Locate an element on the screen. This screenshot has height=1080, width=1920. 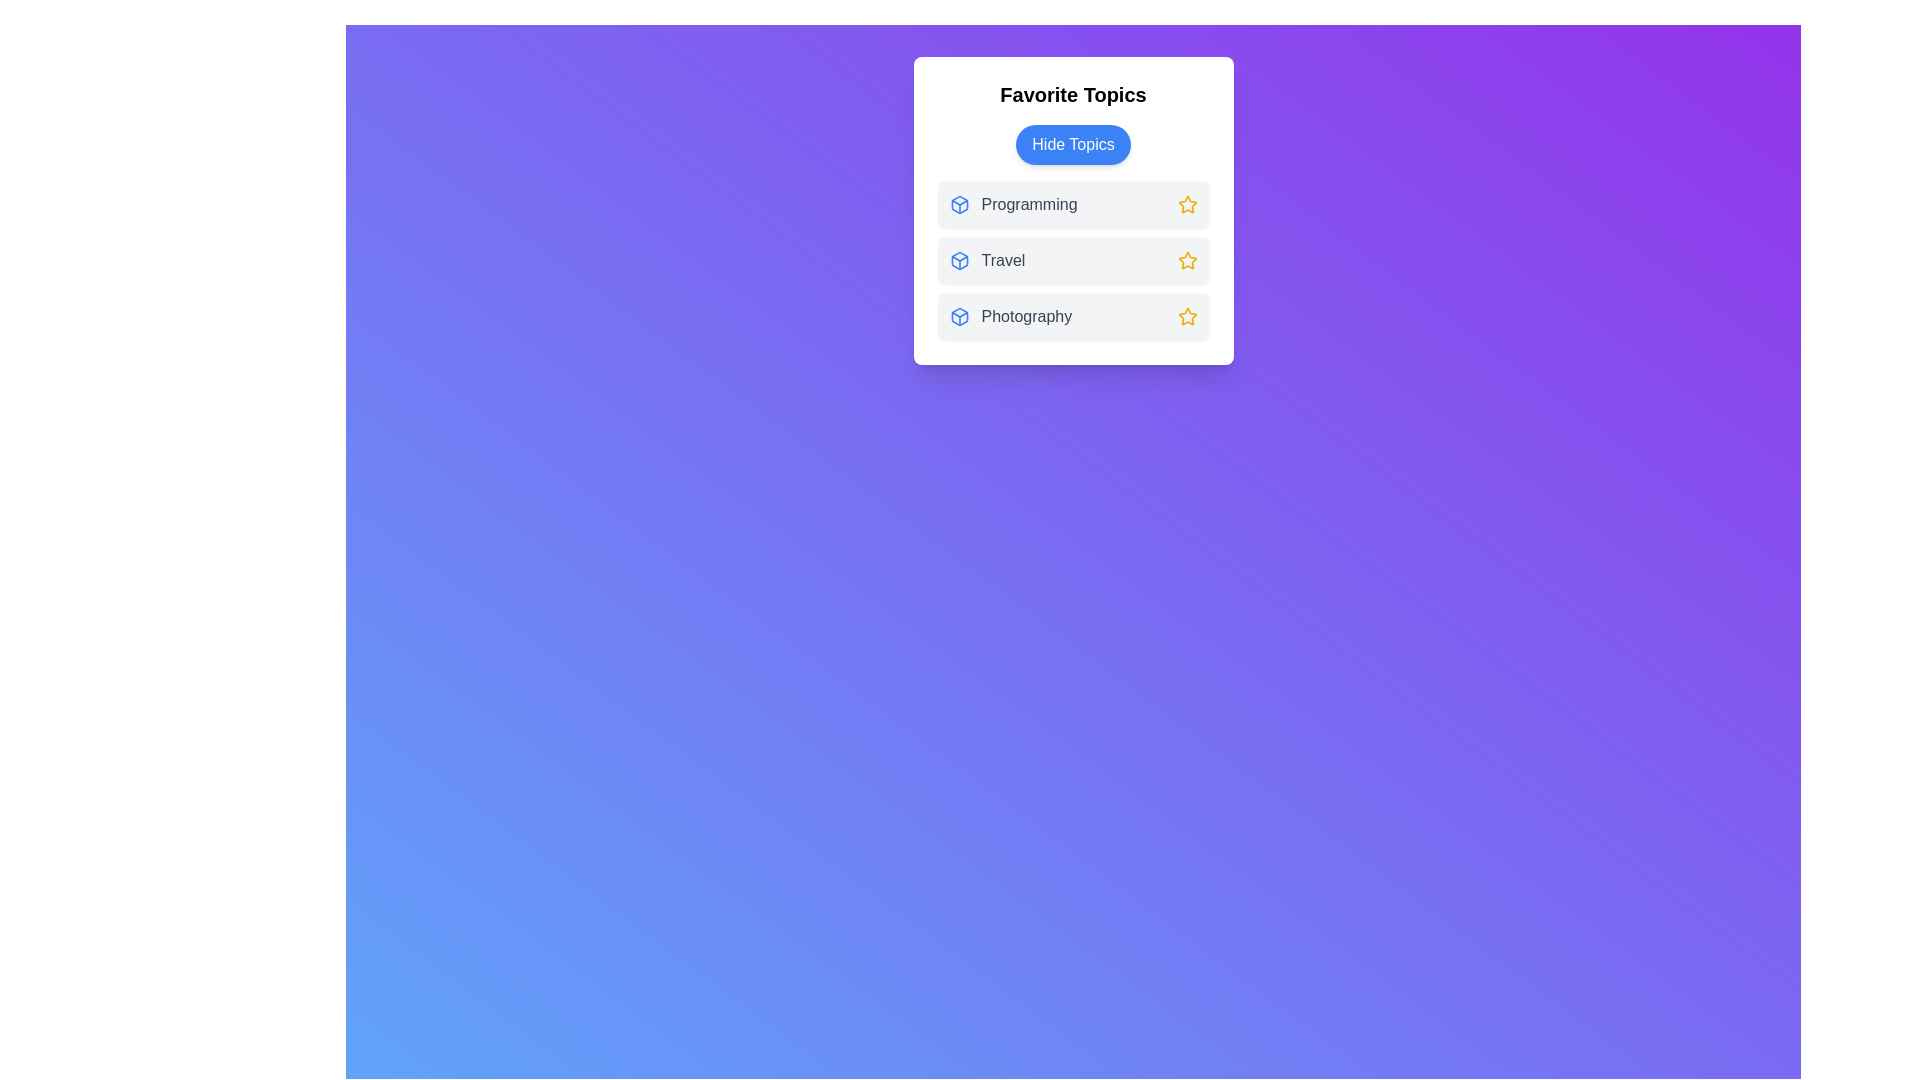
the static label displaying the topic 'Programming' in the list of favorite topics, which is the first item in the vertical list under the heading 'Favorite Topics' is located at coordinates (1072, 204).